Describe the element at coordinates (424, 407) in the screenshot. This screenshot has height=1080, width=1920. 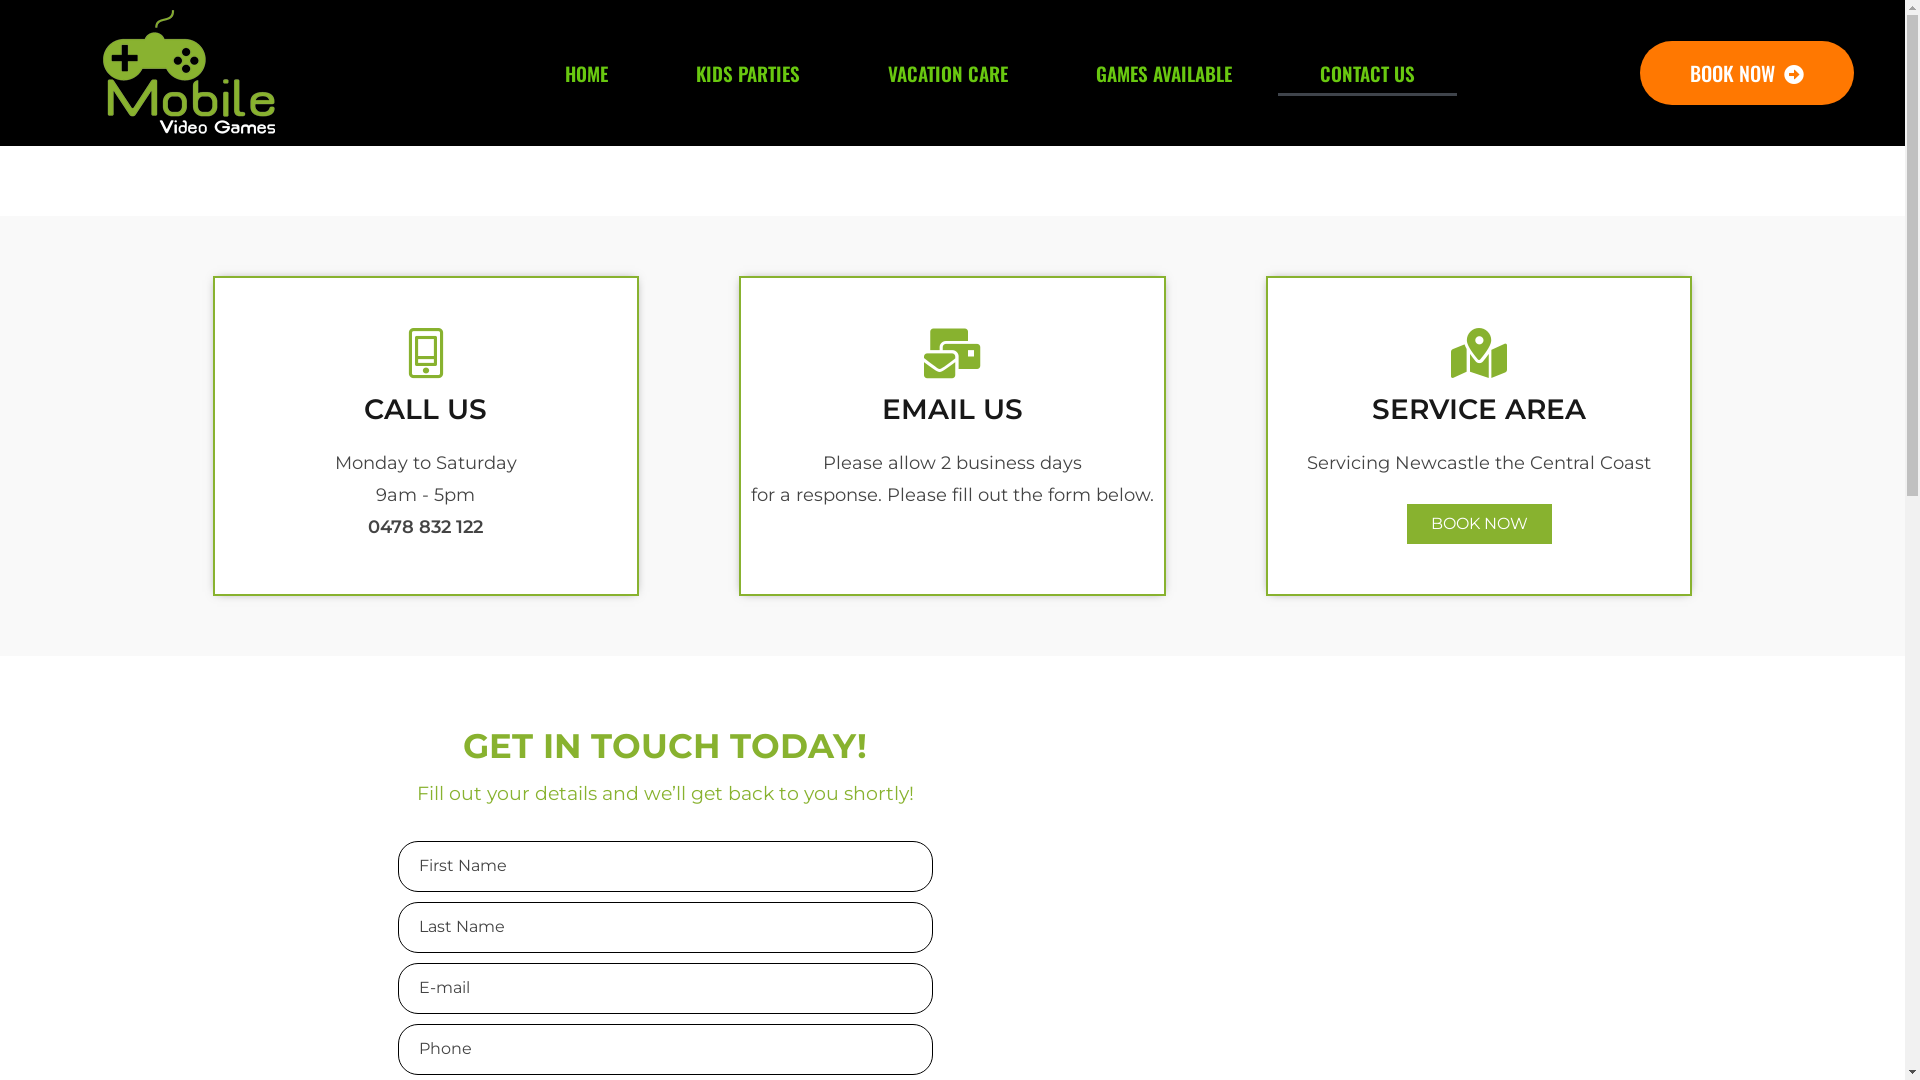
I see `'CALL US'` at that location.